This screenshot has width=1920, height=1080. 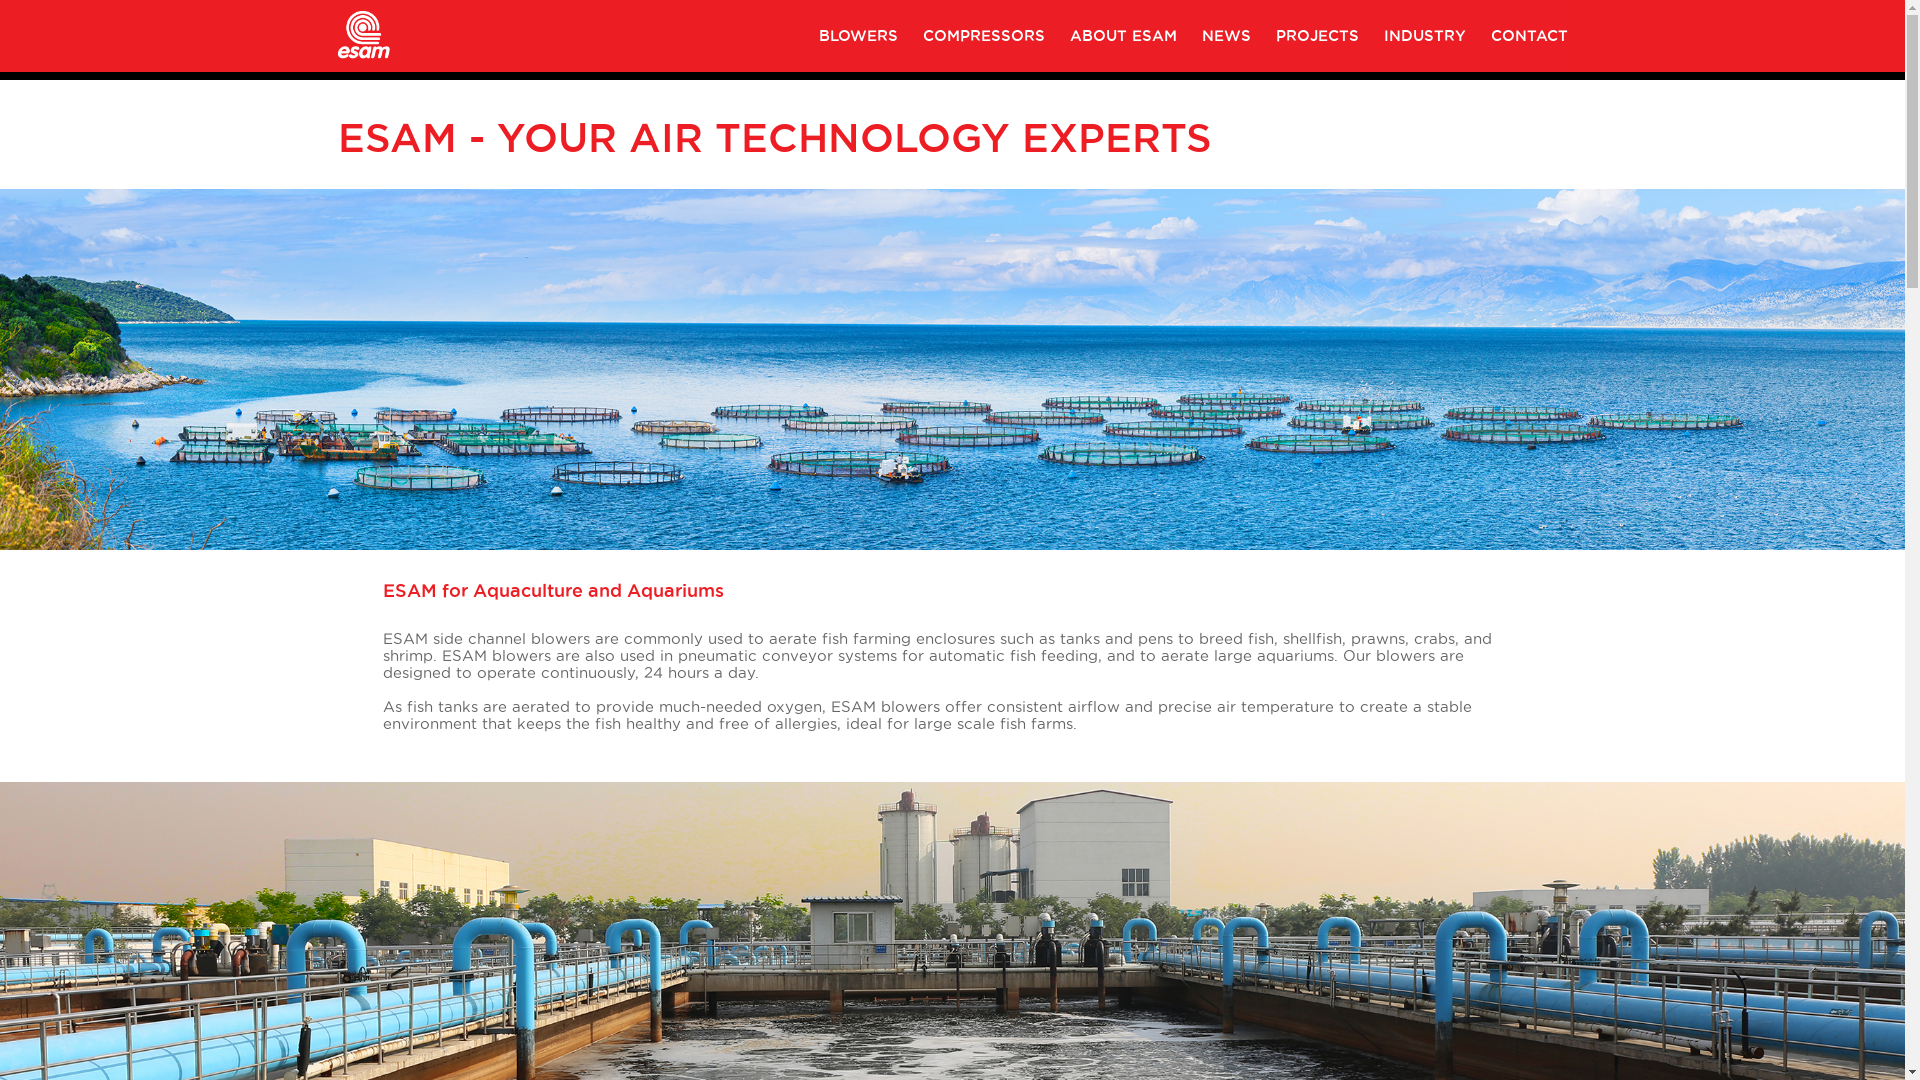 I want to click on 'ABOUT ESAM', so click(x=1123, y=35).